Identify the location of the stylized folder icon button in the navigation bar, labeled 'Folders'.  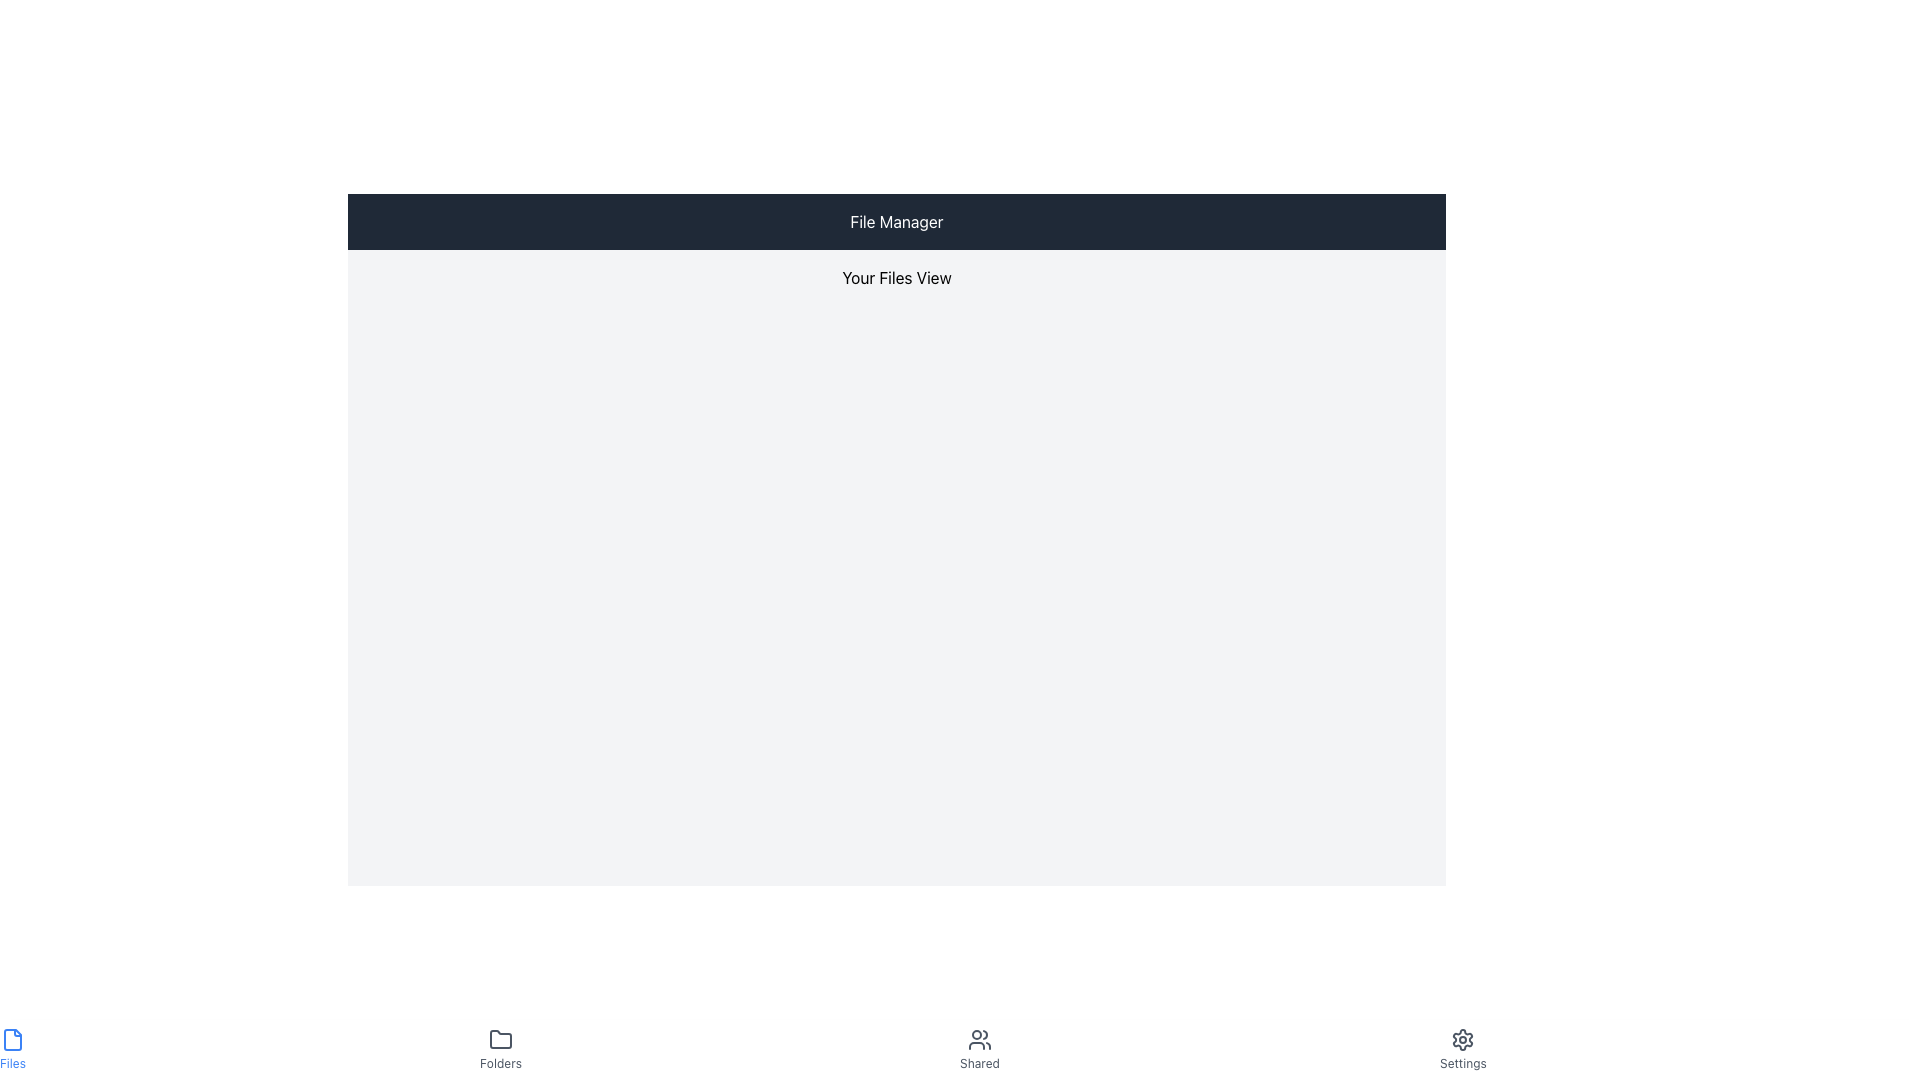
(500, 1038).